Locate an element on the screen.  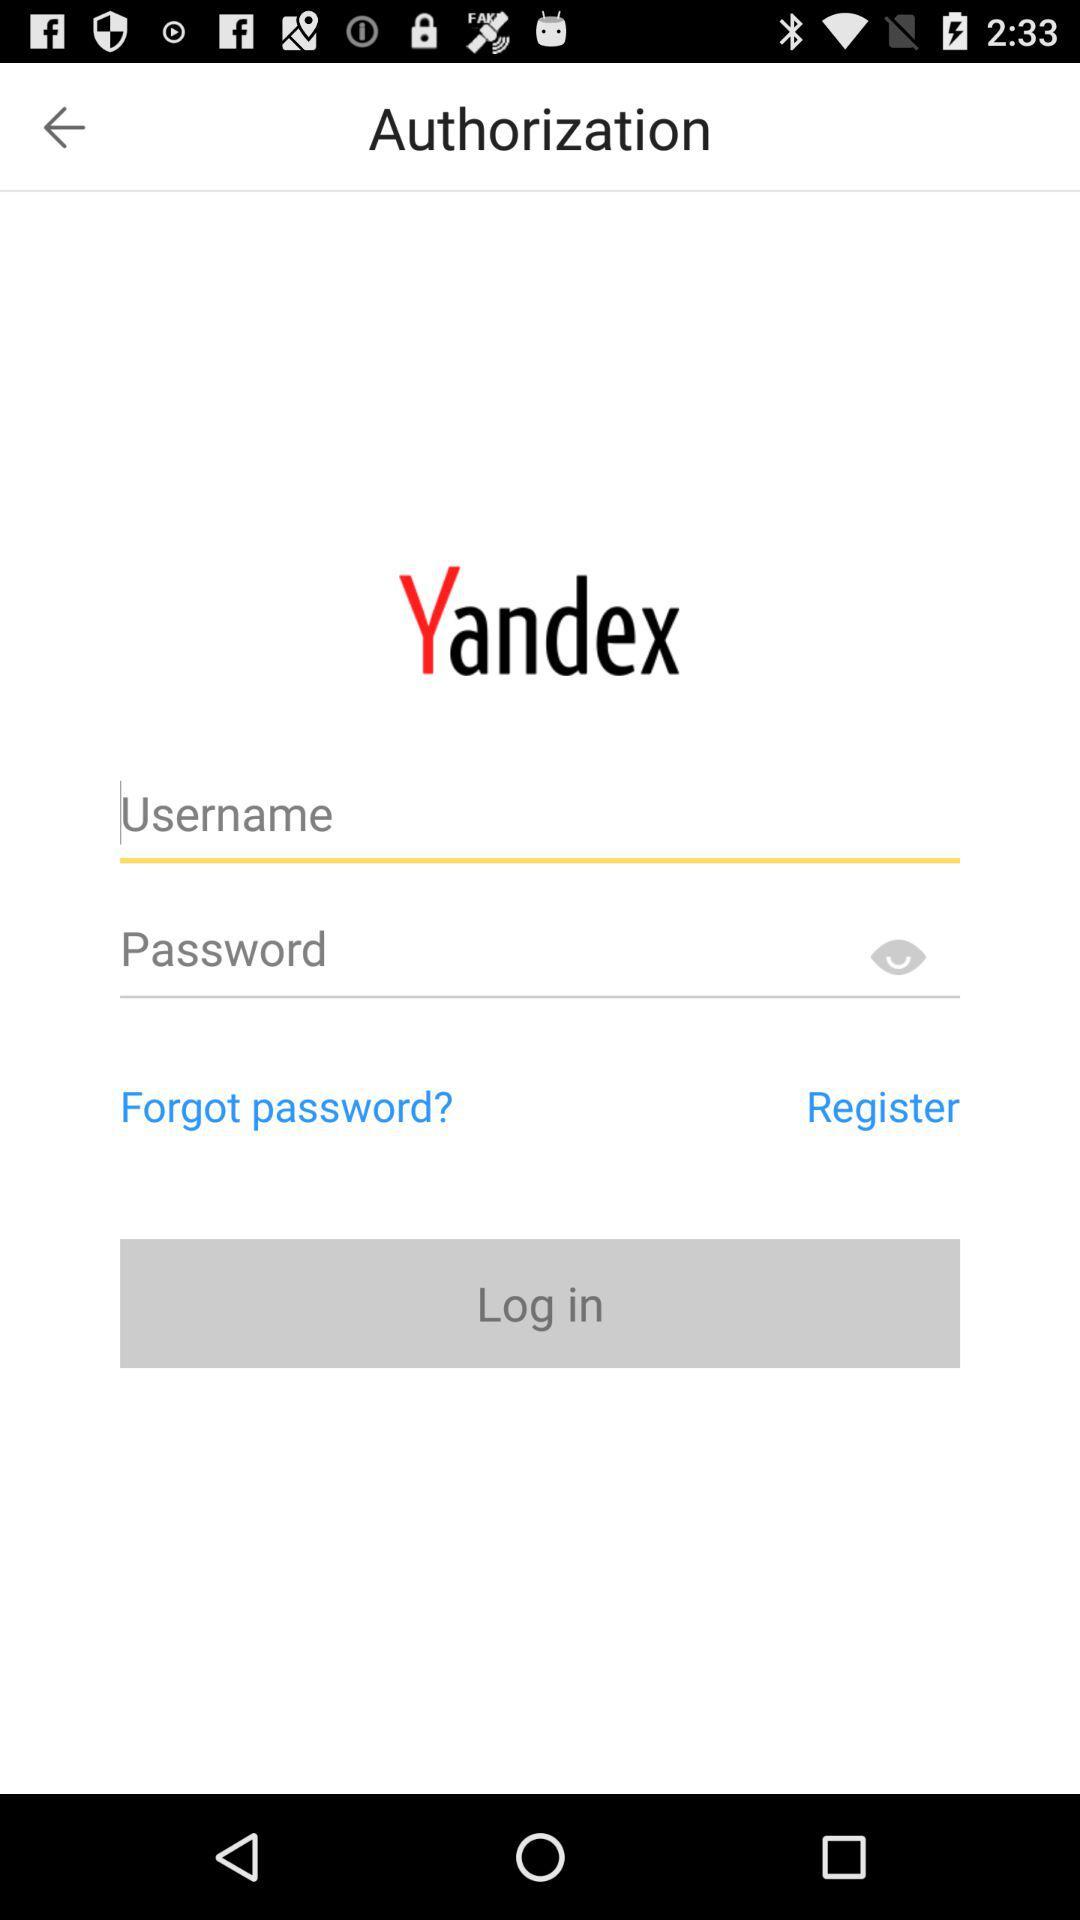
the log in icon is located at coordinates (540, 1303).